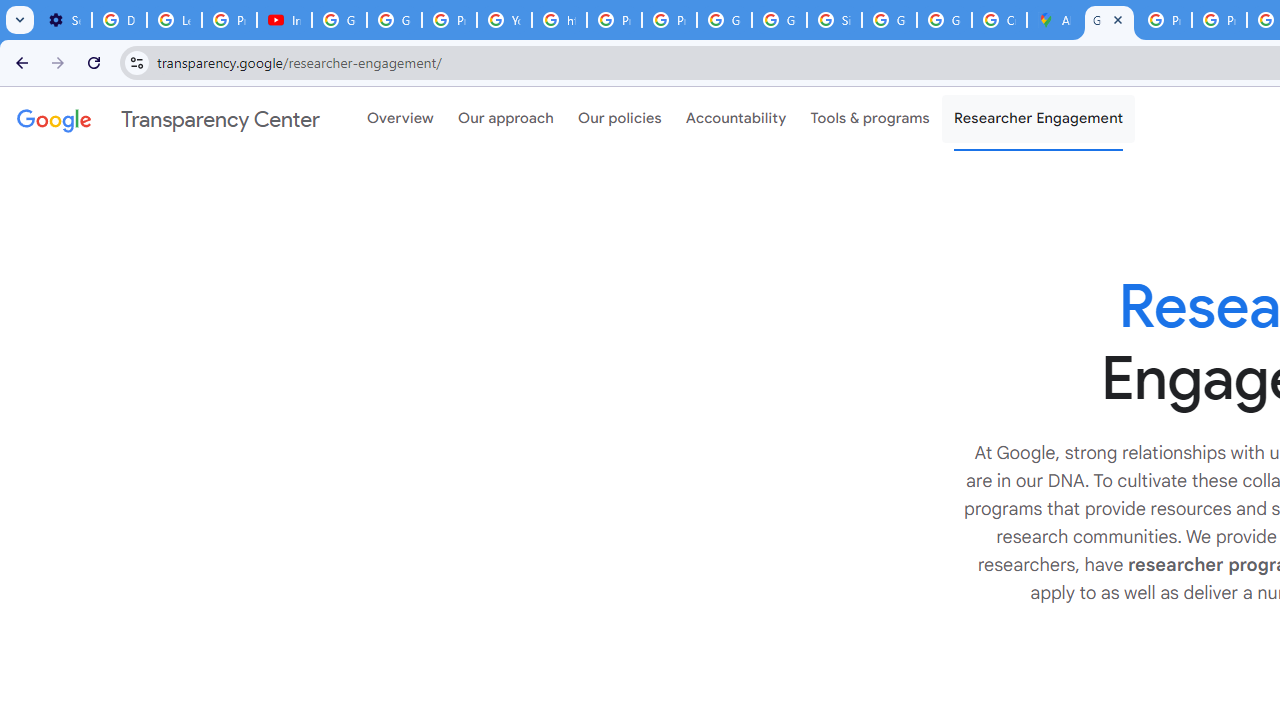 The image size is (1280, 720). Describe the element at coordinates (168, 119) in the screenshot. I see `'Transparency Center'` at that location.